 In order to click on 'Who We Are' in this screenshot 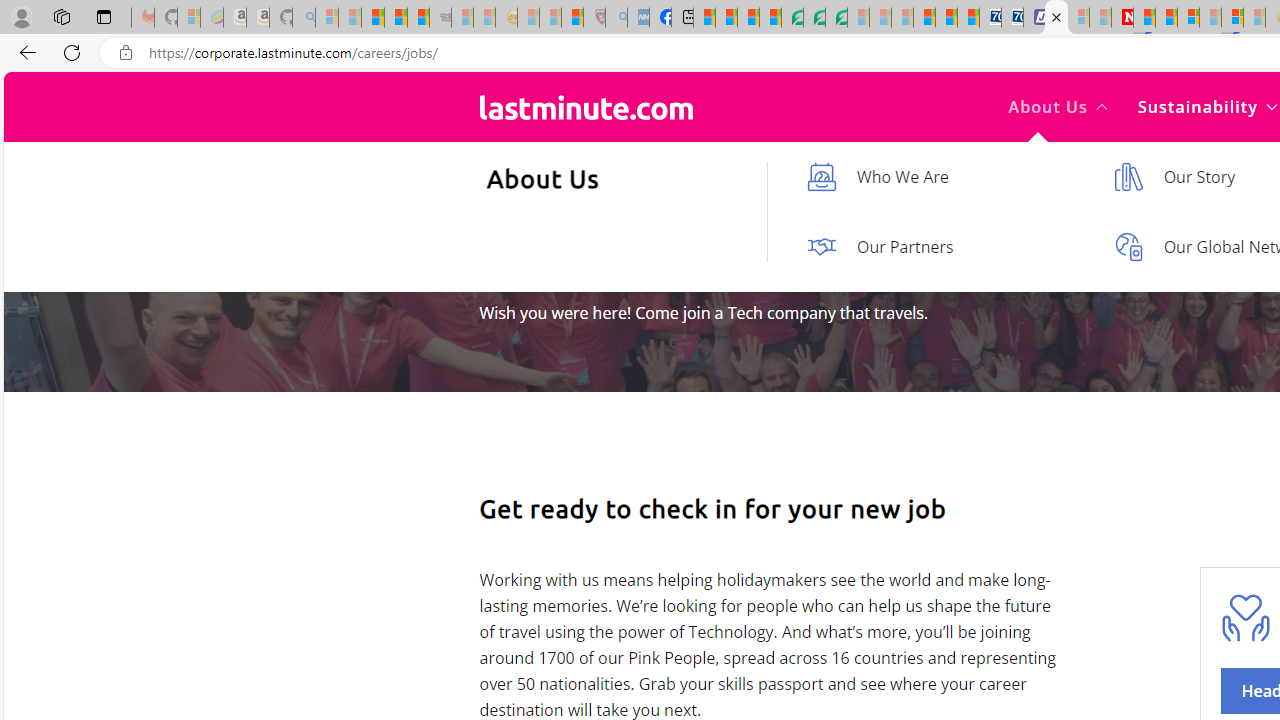, I will do `click(939, 176)`.